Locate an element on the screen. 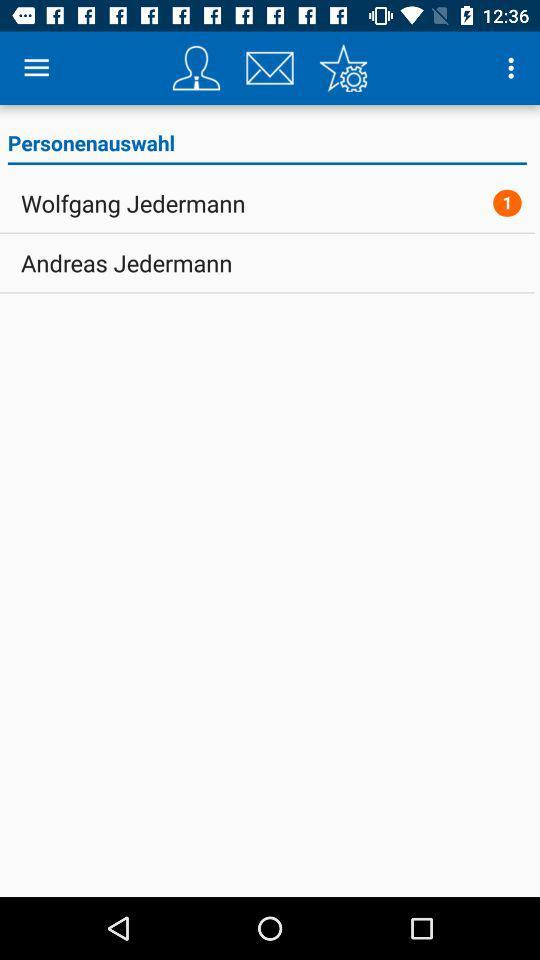 The width and height of the screenshot is (540, 960). item above the personenauswahl item is located at coordinates (196, 68).